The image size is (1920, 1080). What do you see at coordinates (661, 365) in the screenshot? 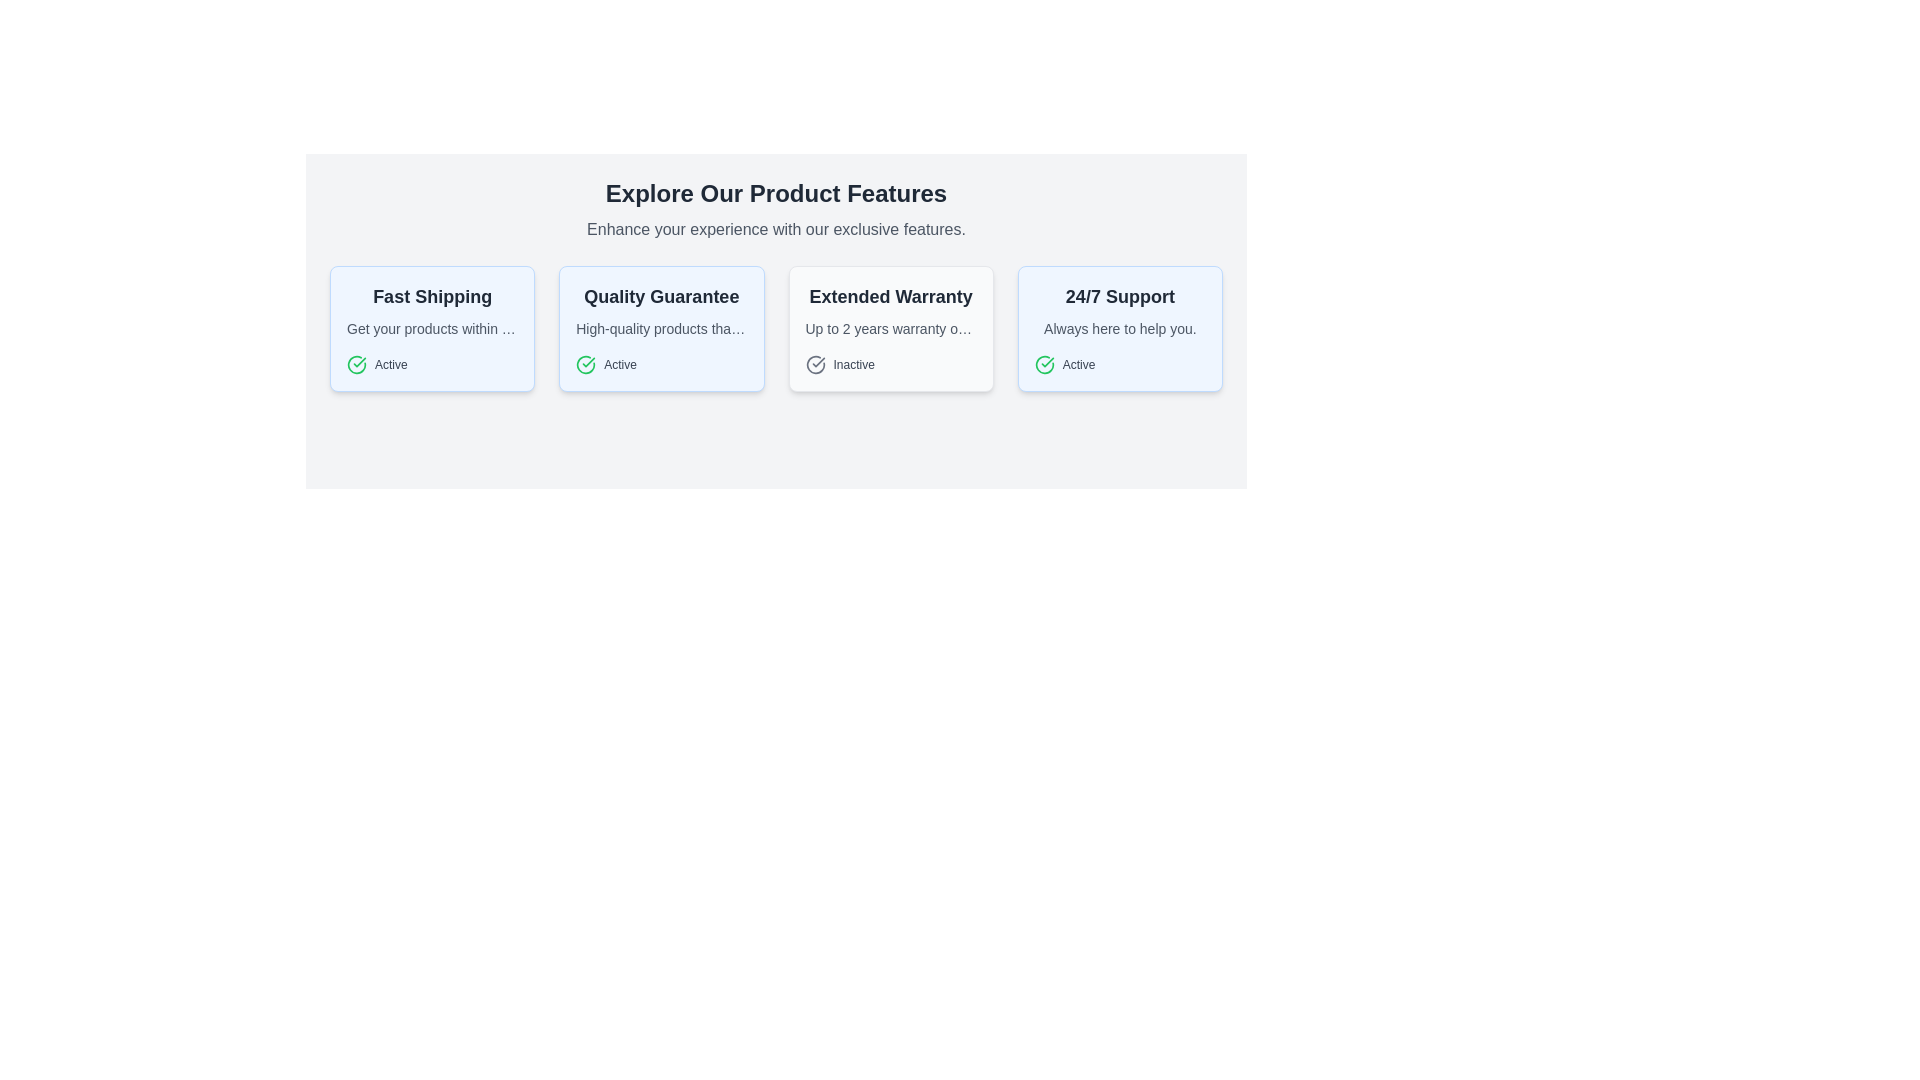
I see `the text label reading 'Active' located at the lower-left corner of the 'Quality Guarantee' card, adjacent to the green checkmark icon` at bounding box center [661, 365].